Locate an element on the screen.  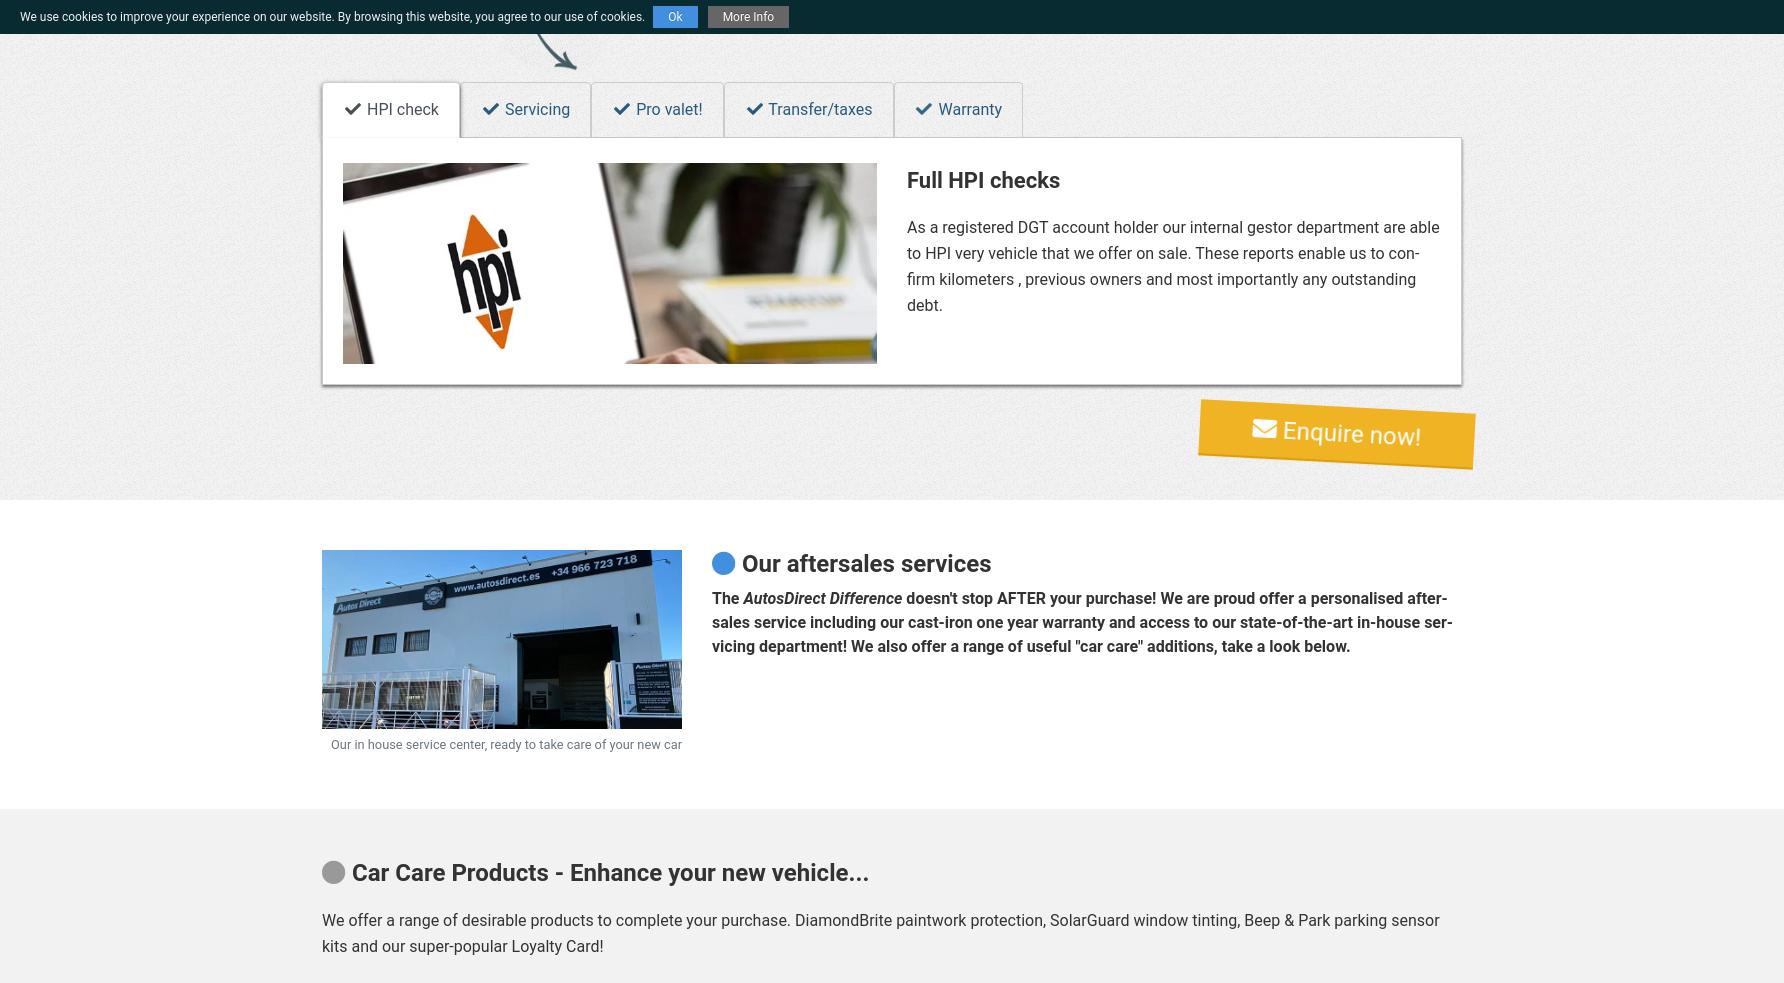
'Our aftersales services' is located at coordinates (861, 562).